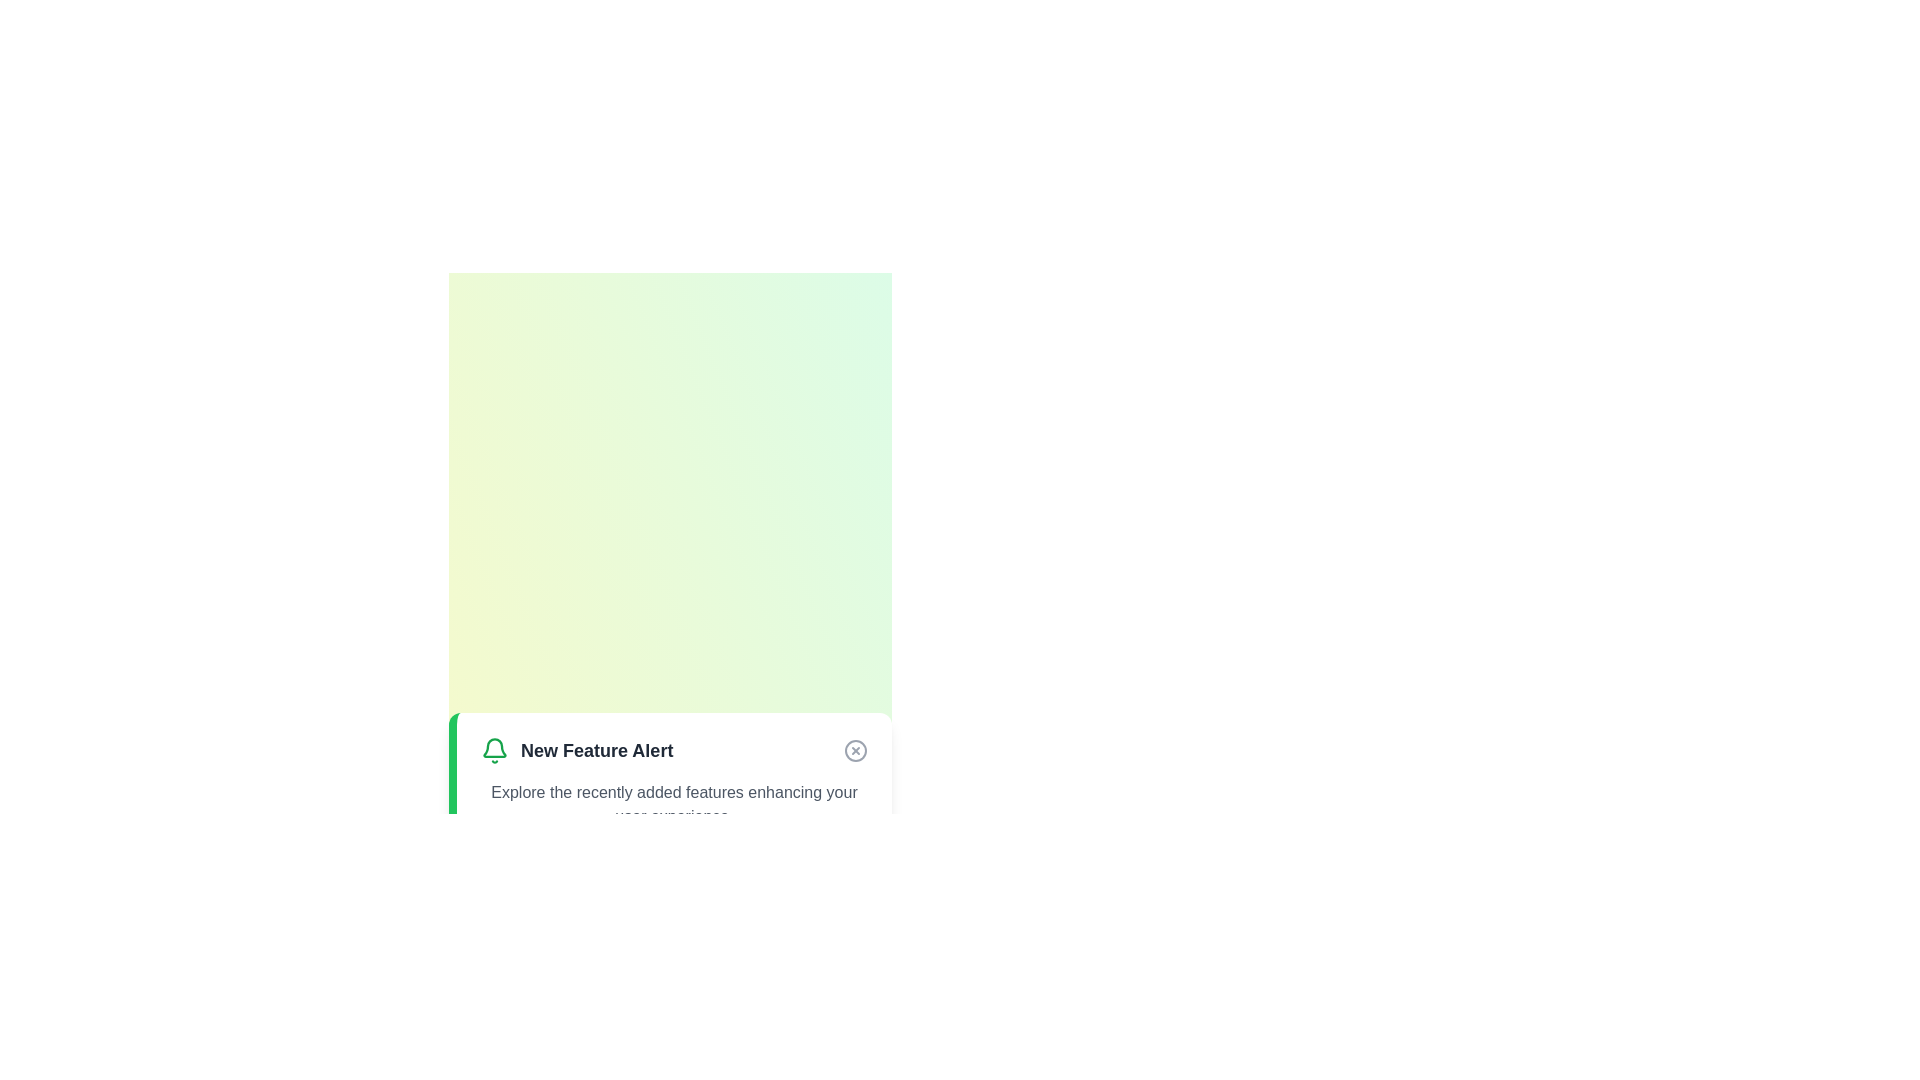  What do you see at coordinates (855, 751) in the screenshot?
I see `the graphical vector element (circle) that is part of the close button located in the top-right corner of the notification box` at bounding box center [855, 751].